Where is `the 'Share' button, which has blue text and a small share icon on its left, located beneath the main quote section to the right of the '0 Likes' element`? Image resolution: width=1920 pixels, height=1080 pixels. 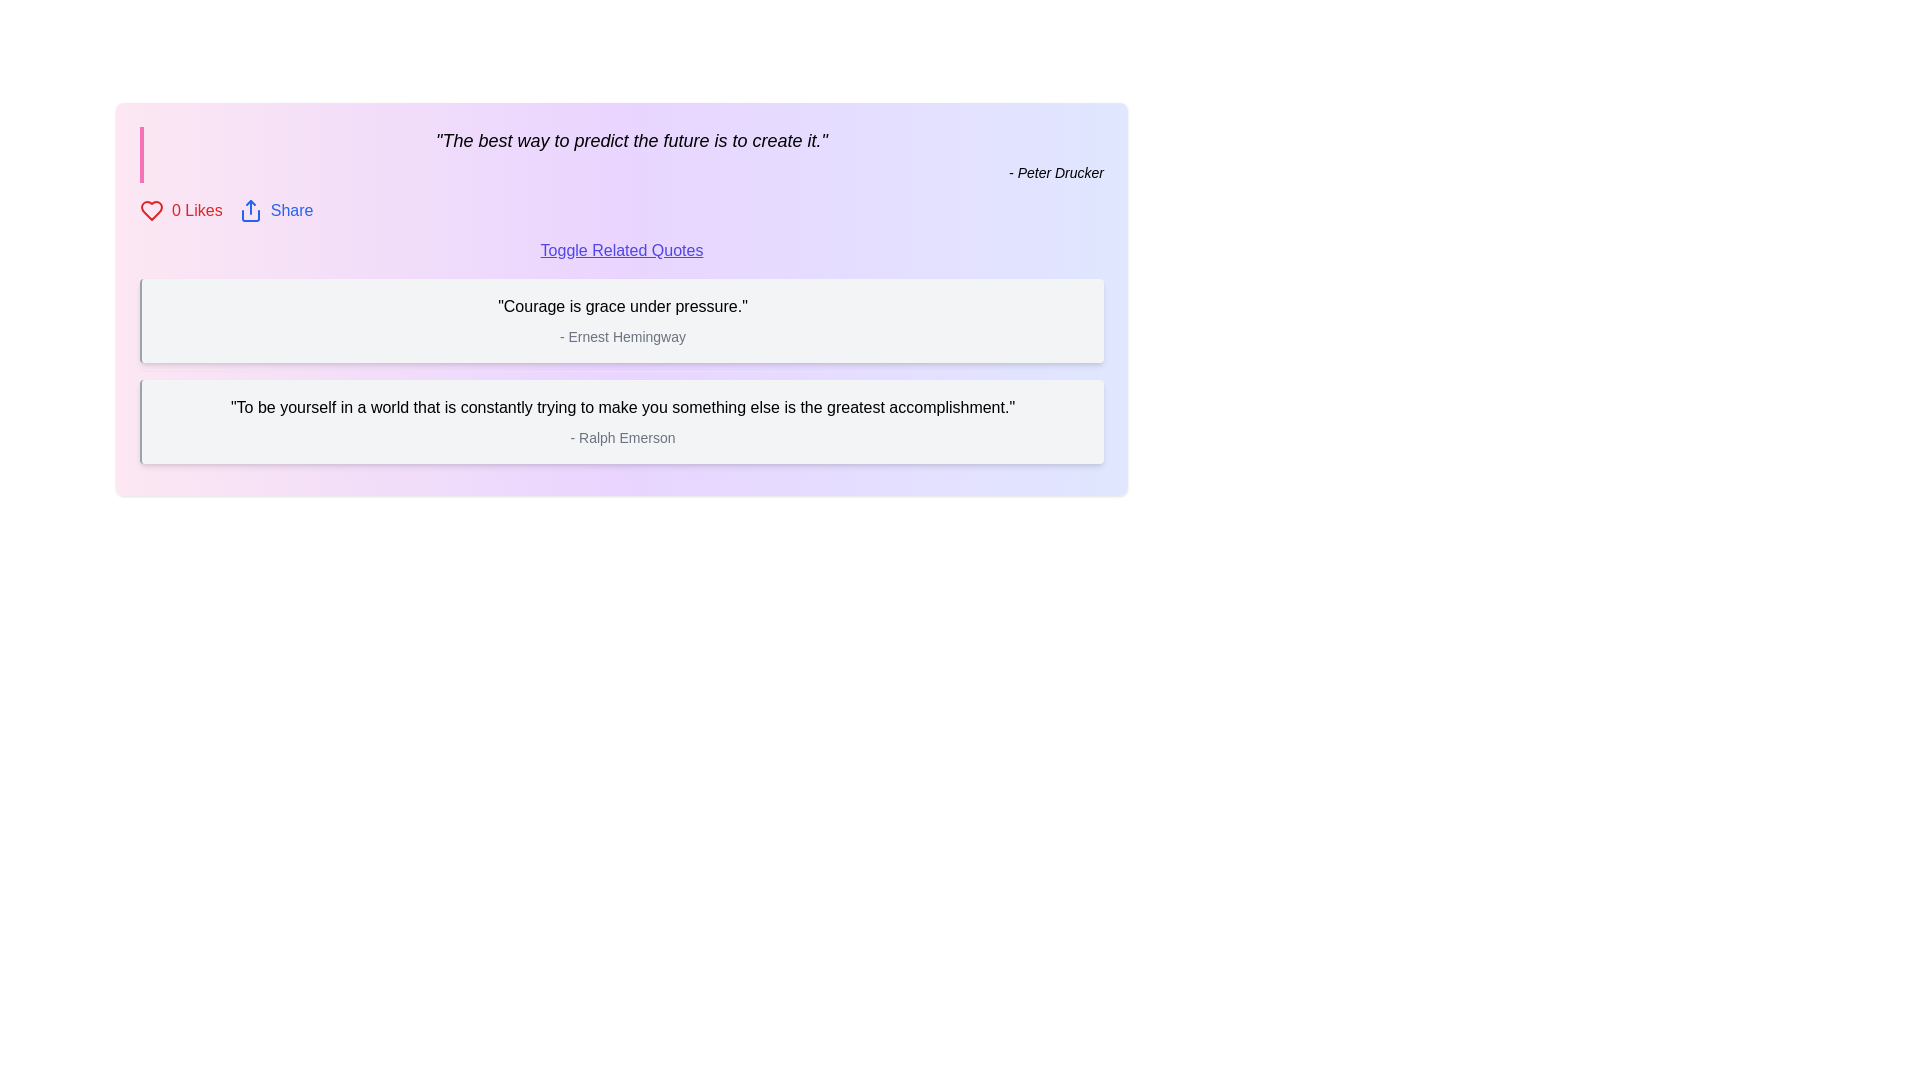
the 'Share' button, which has blue text and a small share icon on its left, located beneath the main quote section to the right of the '0 Likes' element is located at coordinates (275, 211).